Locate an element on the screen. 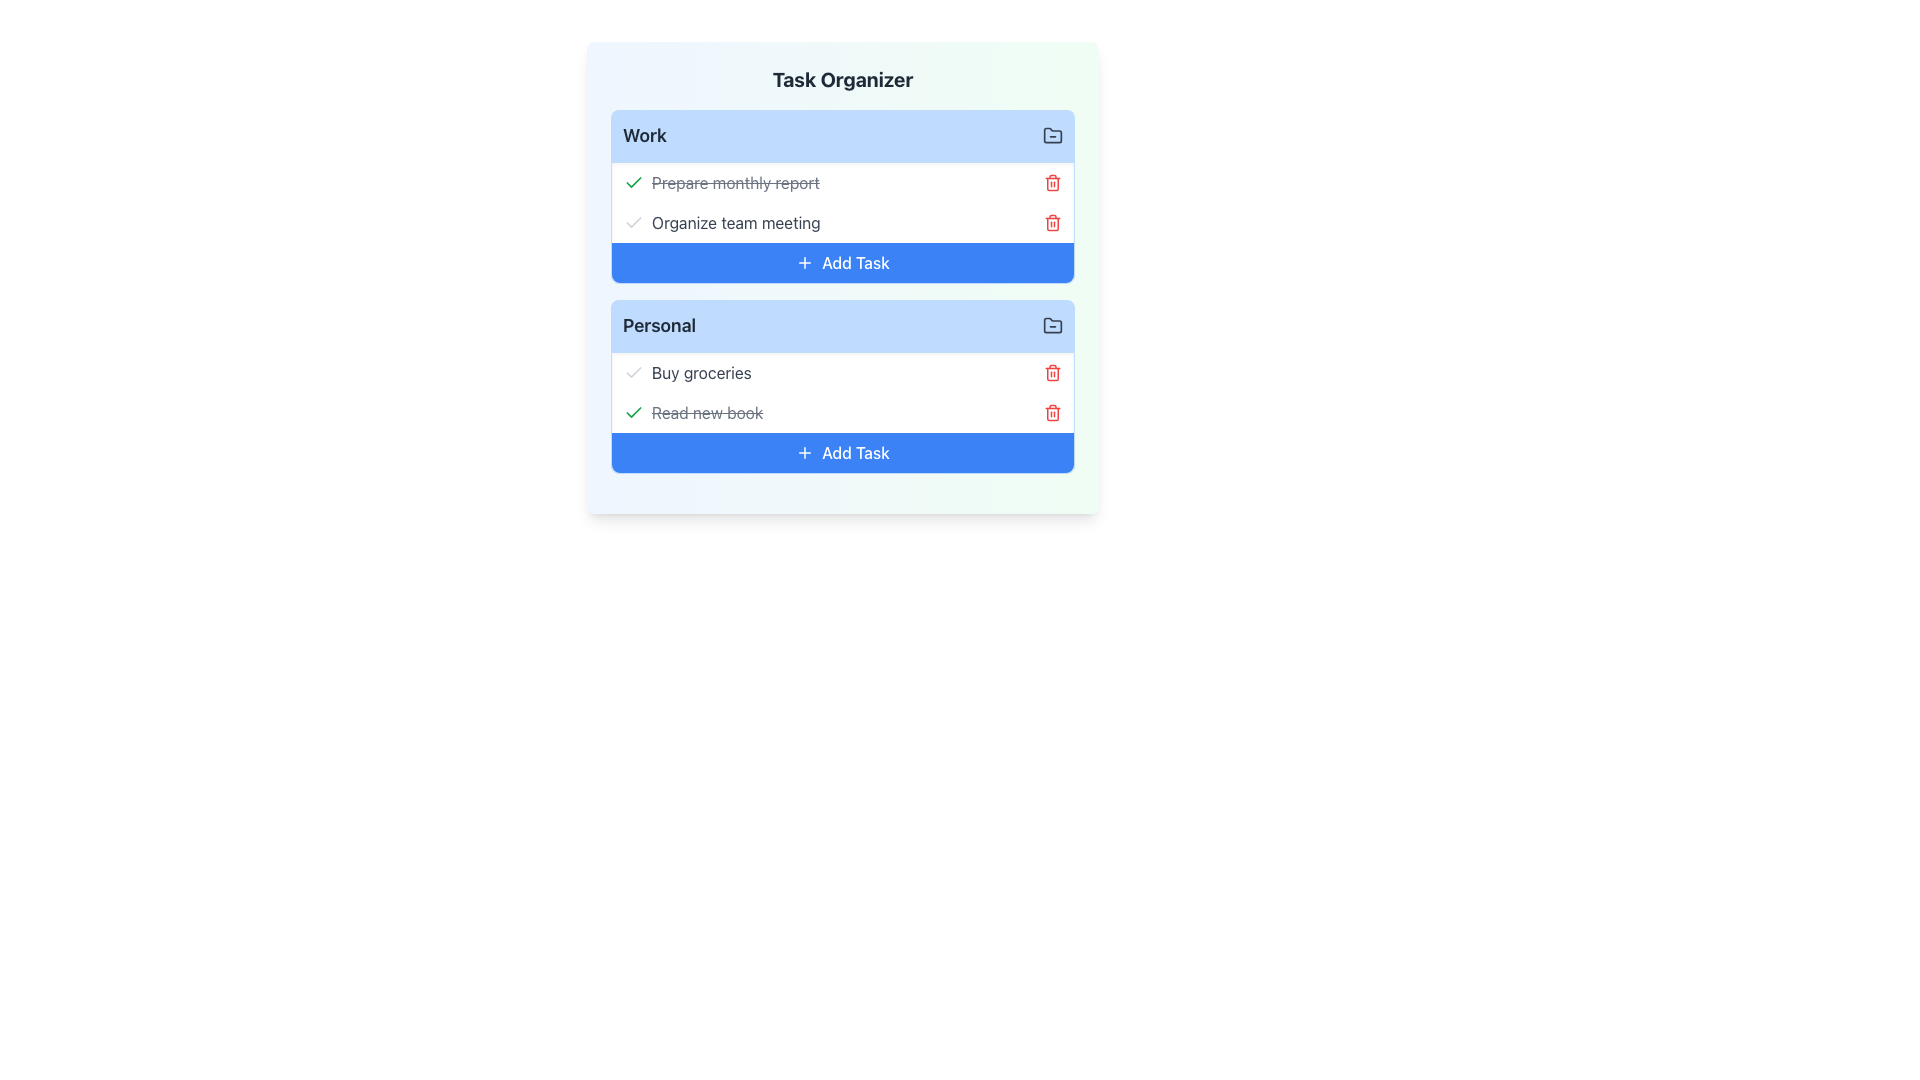 The height and width of the screenshot is (1080, 1920). the static text element that indicates a task item within the personal task list, which is the first task under 'Personal' is located at coordinates (687, 373).